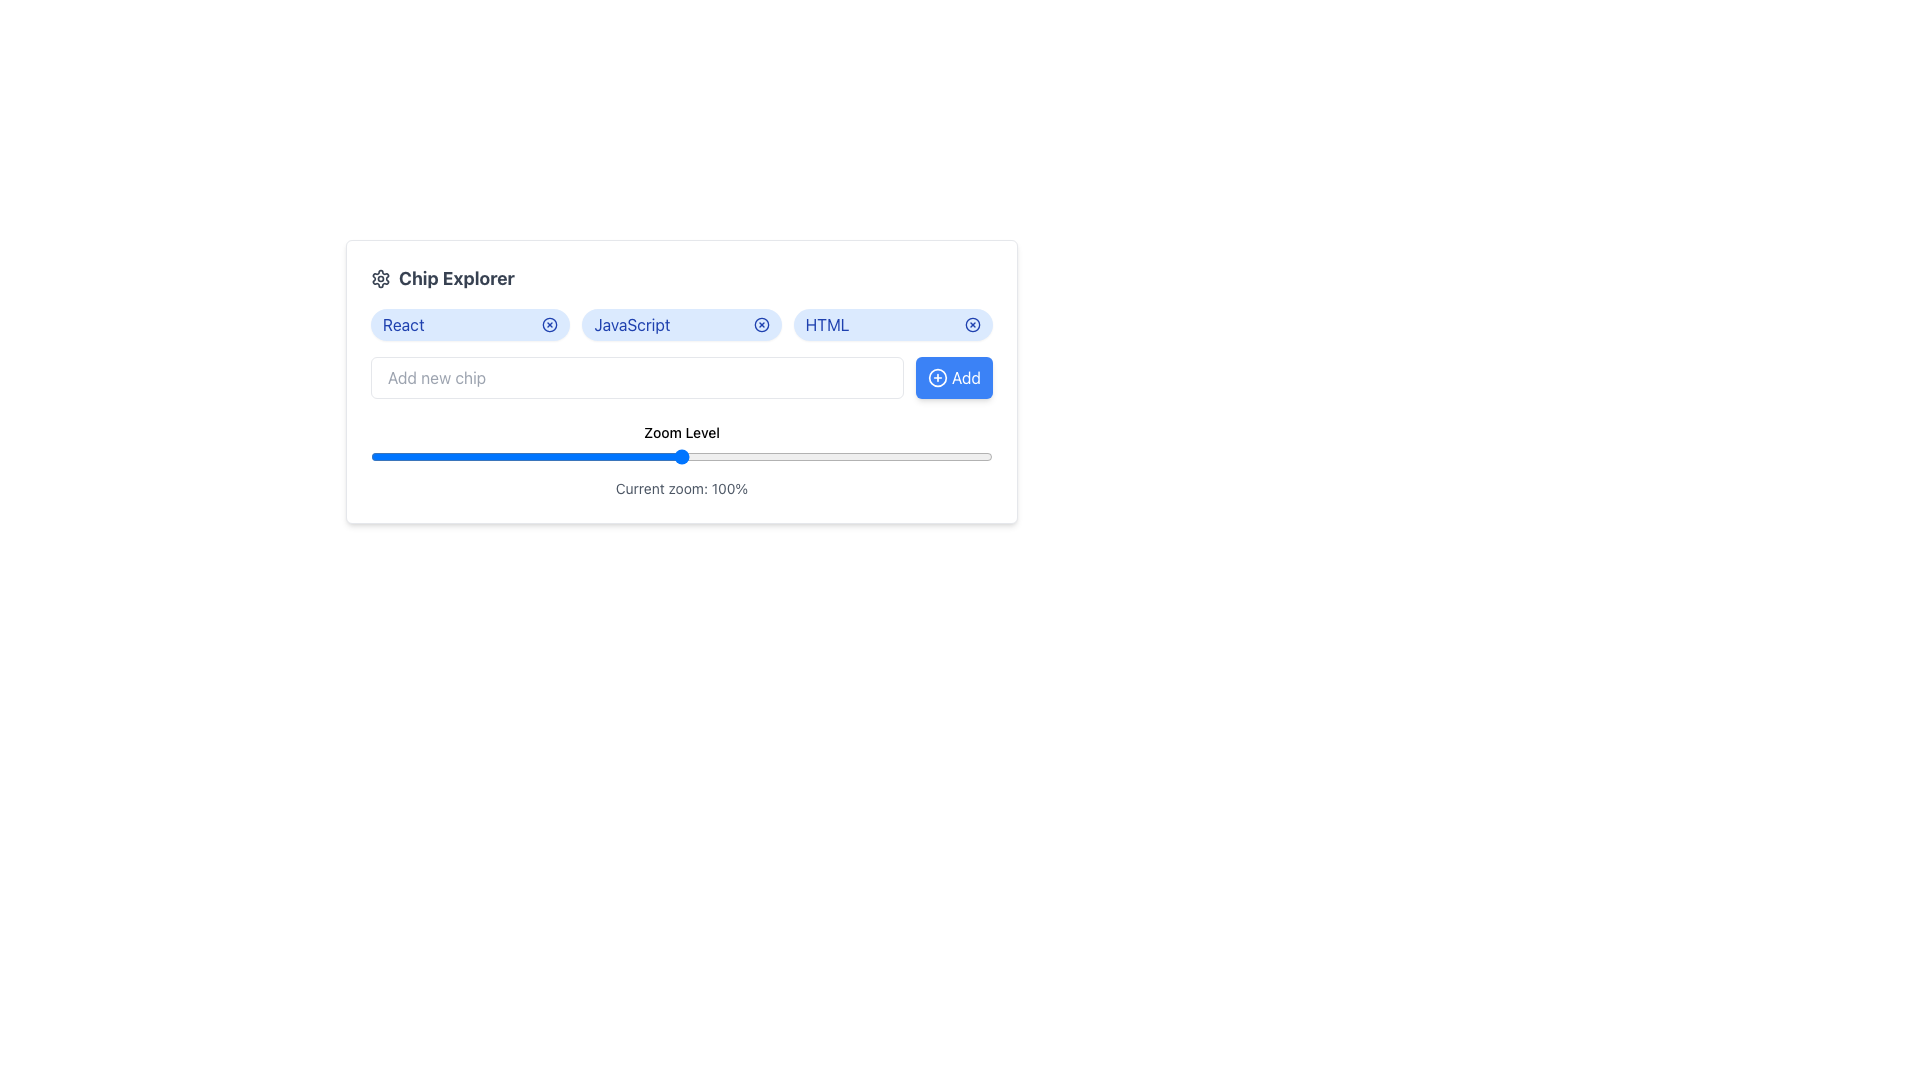 The height and width of the screenshot is (1080, 1920). Describe the element at coordinates (760, 323) in the screenshot. I see `the visual indicator located between the 'JavaScript' and 'HTML' labels in the middle section of the header` at that location.